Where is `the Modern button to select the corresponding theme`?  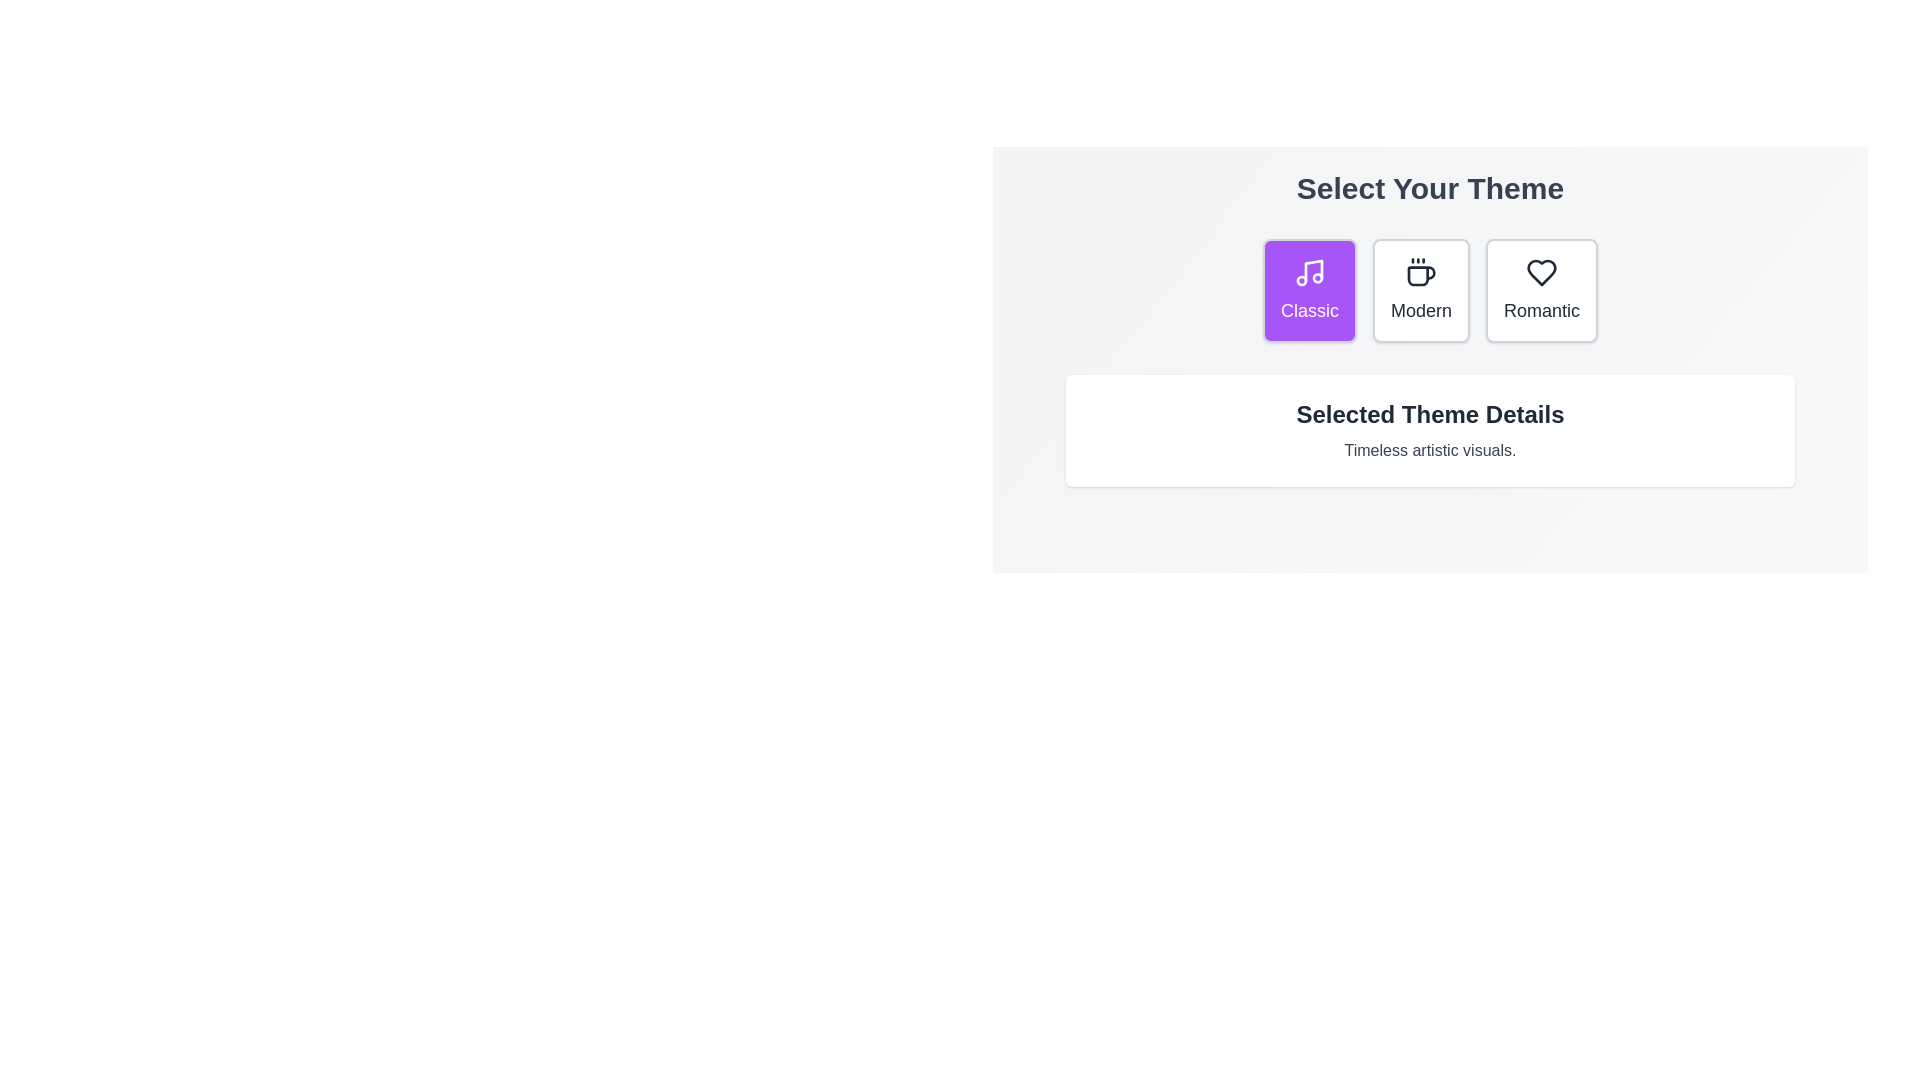 the Modern button to select the corresponding theme is located at coordinates (1420, 290).